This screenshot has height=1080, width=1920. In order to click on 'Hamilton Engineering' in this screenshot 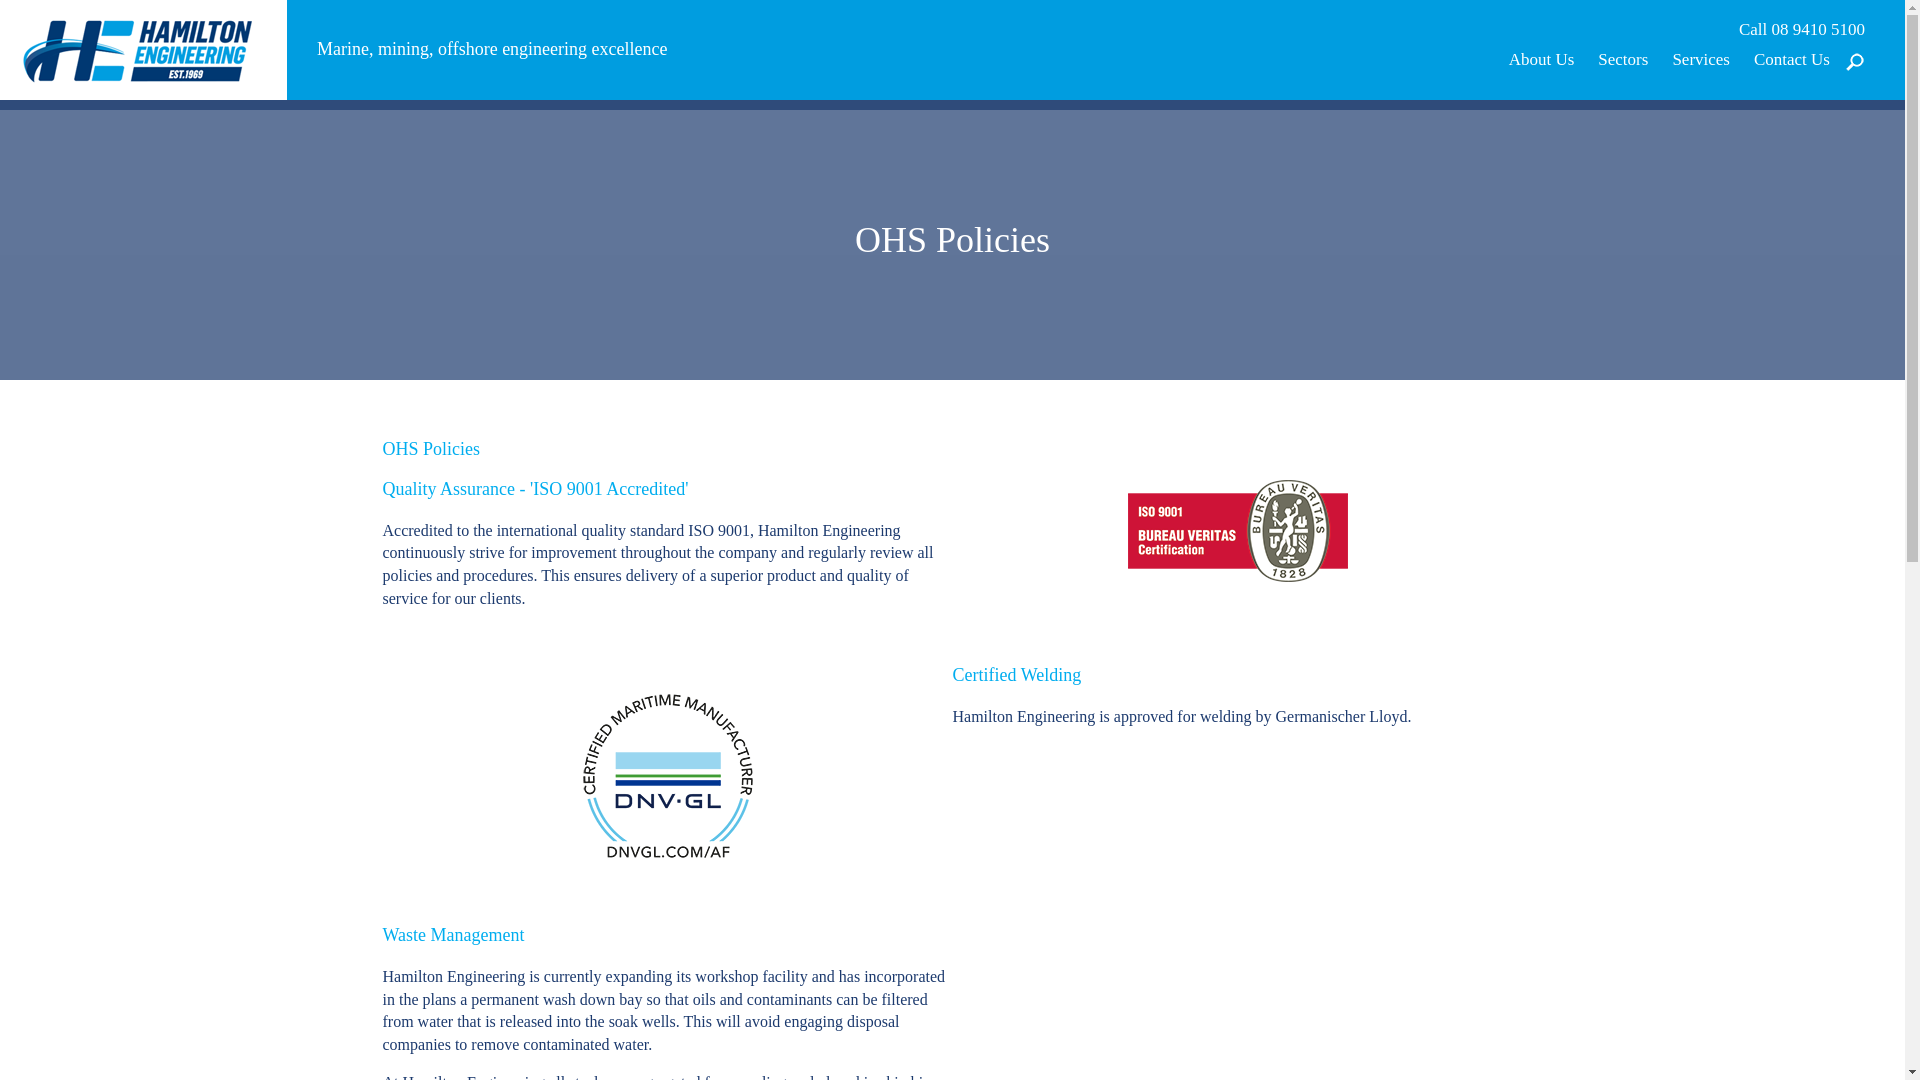, I will do `click(142, 47)`.